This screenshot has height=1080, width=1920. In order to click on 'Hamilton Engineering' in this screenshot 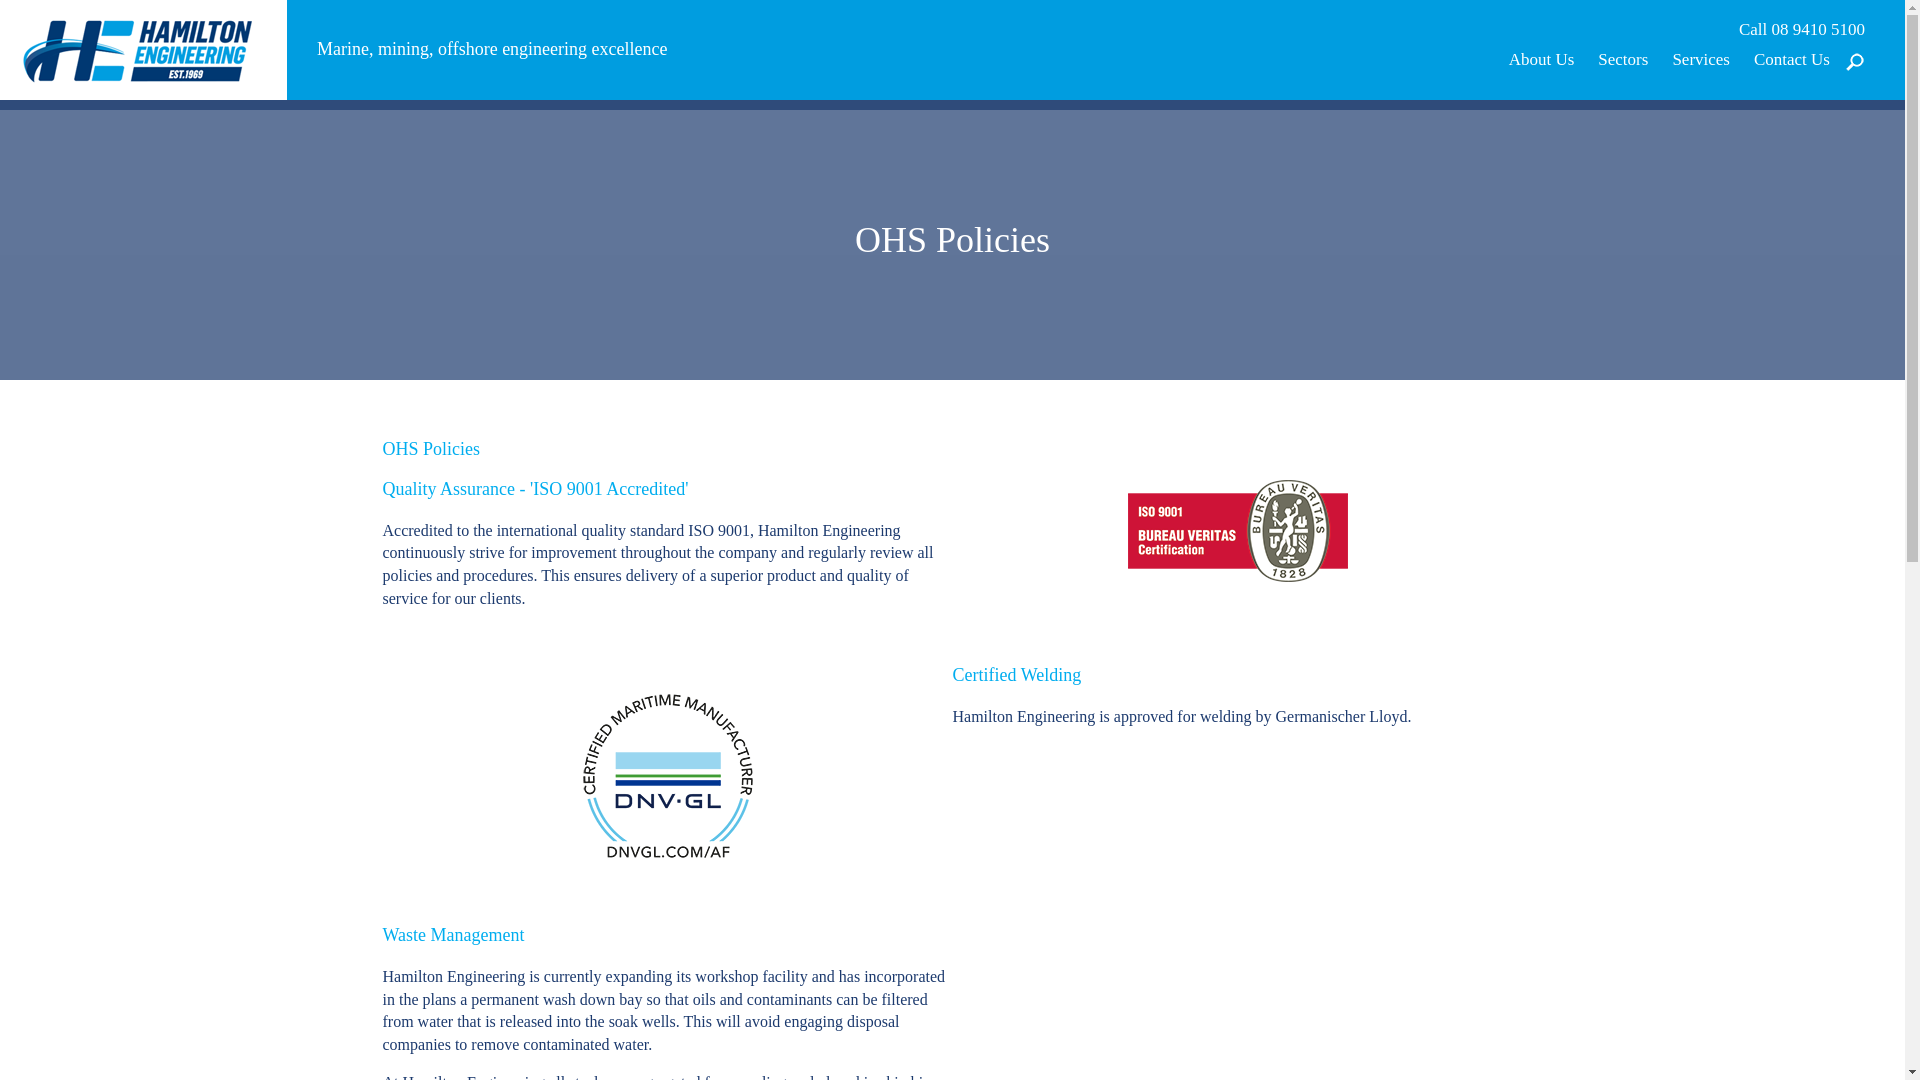, I will do `click(142, 47)`.